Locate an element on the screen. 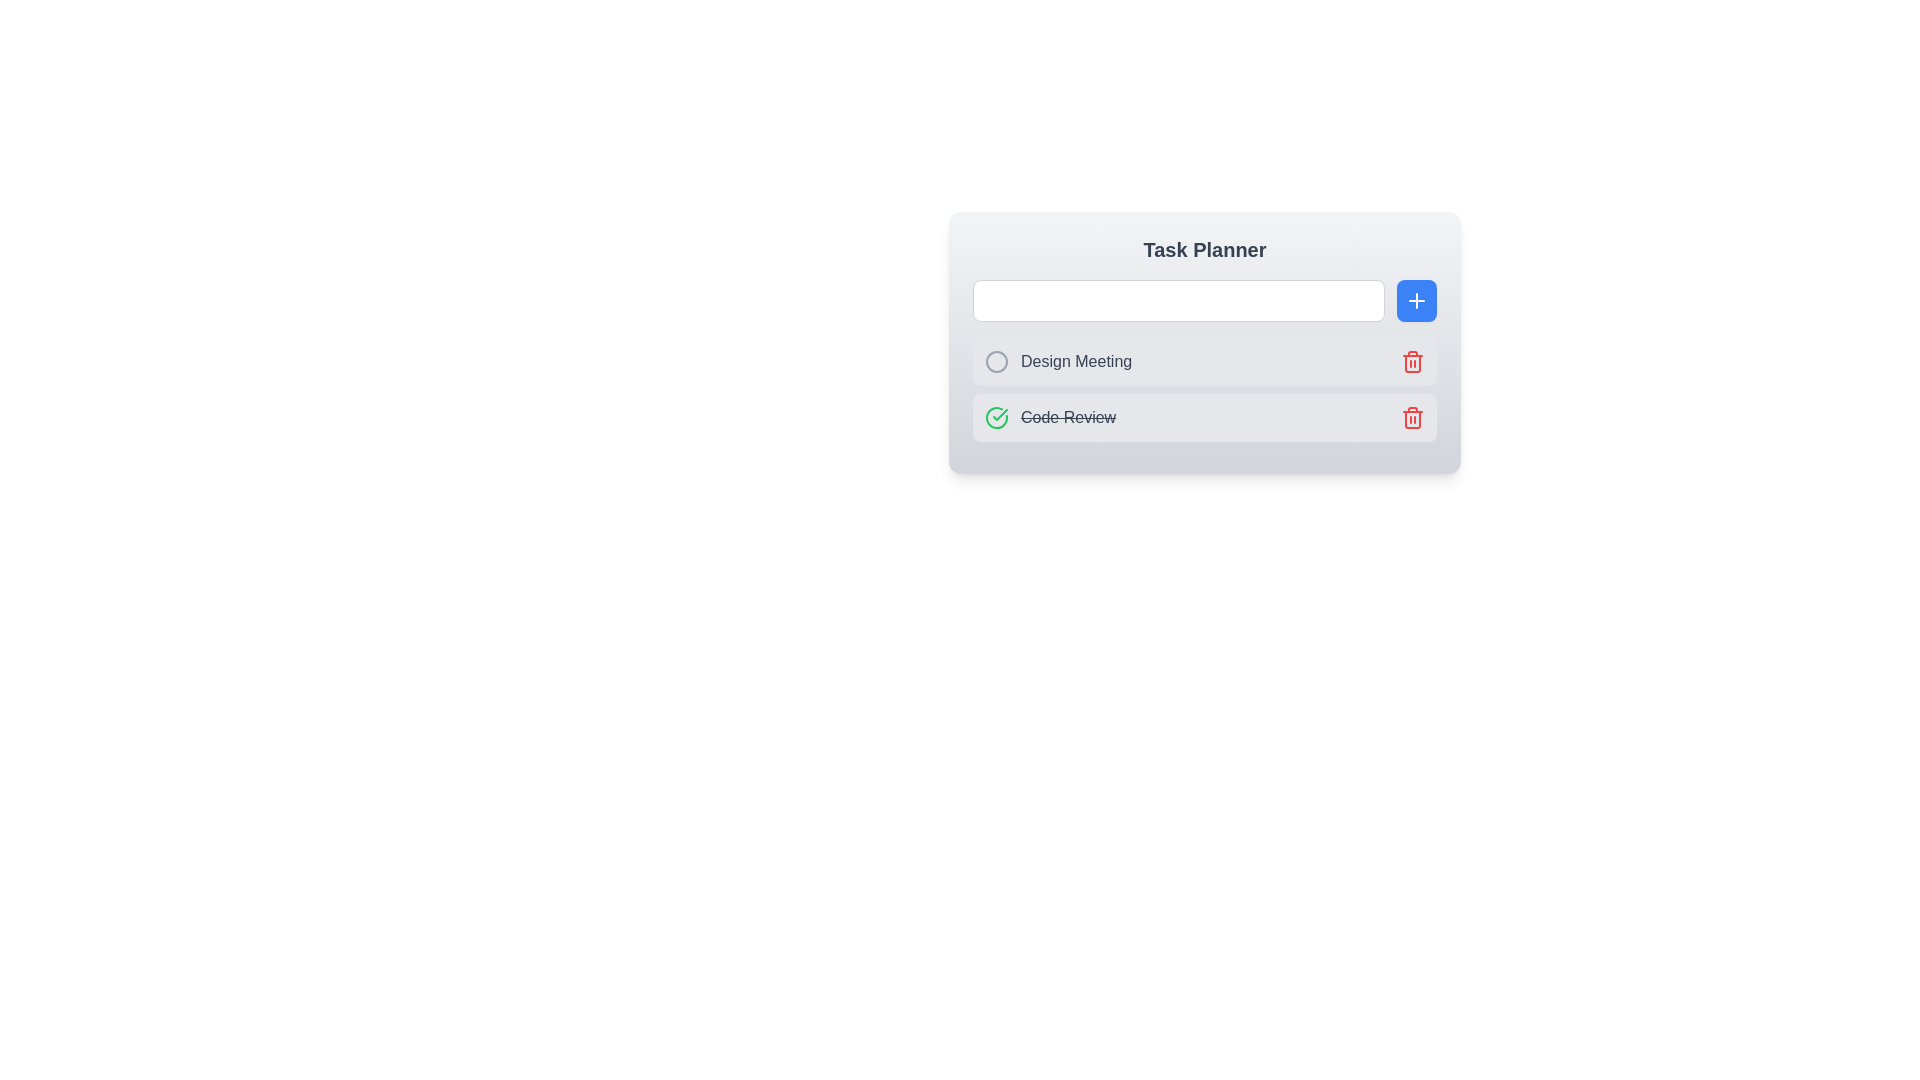 This screenshot has width=1920, height=1080. the strikethrough style of the Text Label indicating the completion status of a task in the 'Task Planner' section, which is located in the second row alongside a checkbox and a delete button is located at coordinates (1049, 416).